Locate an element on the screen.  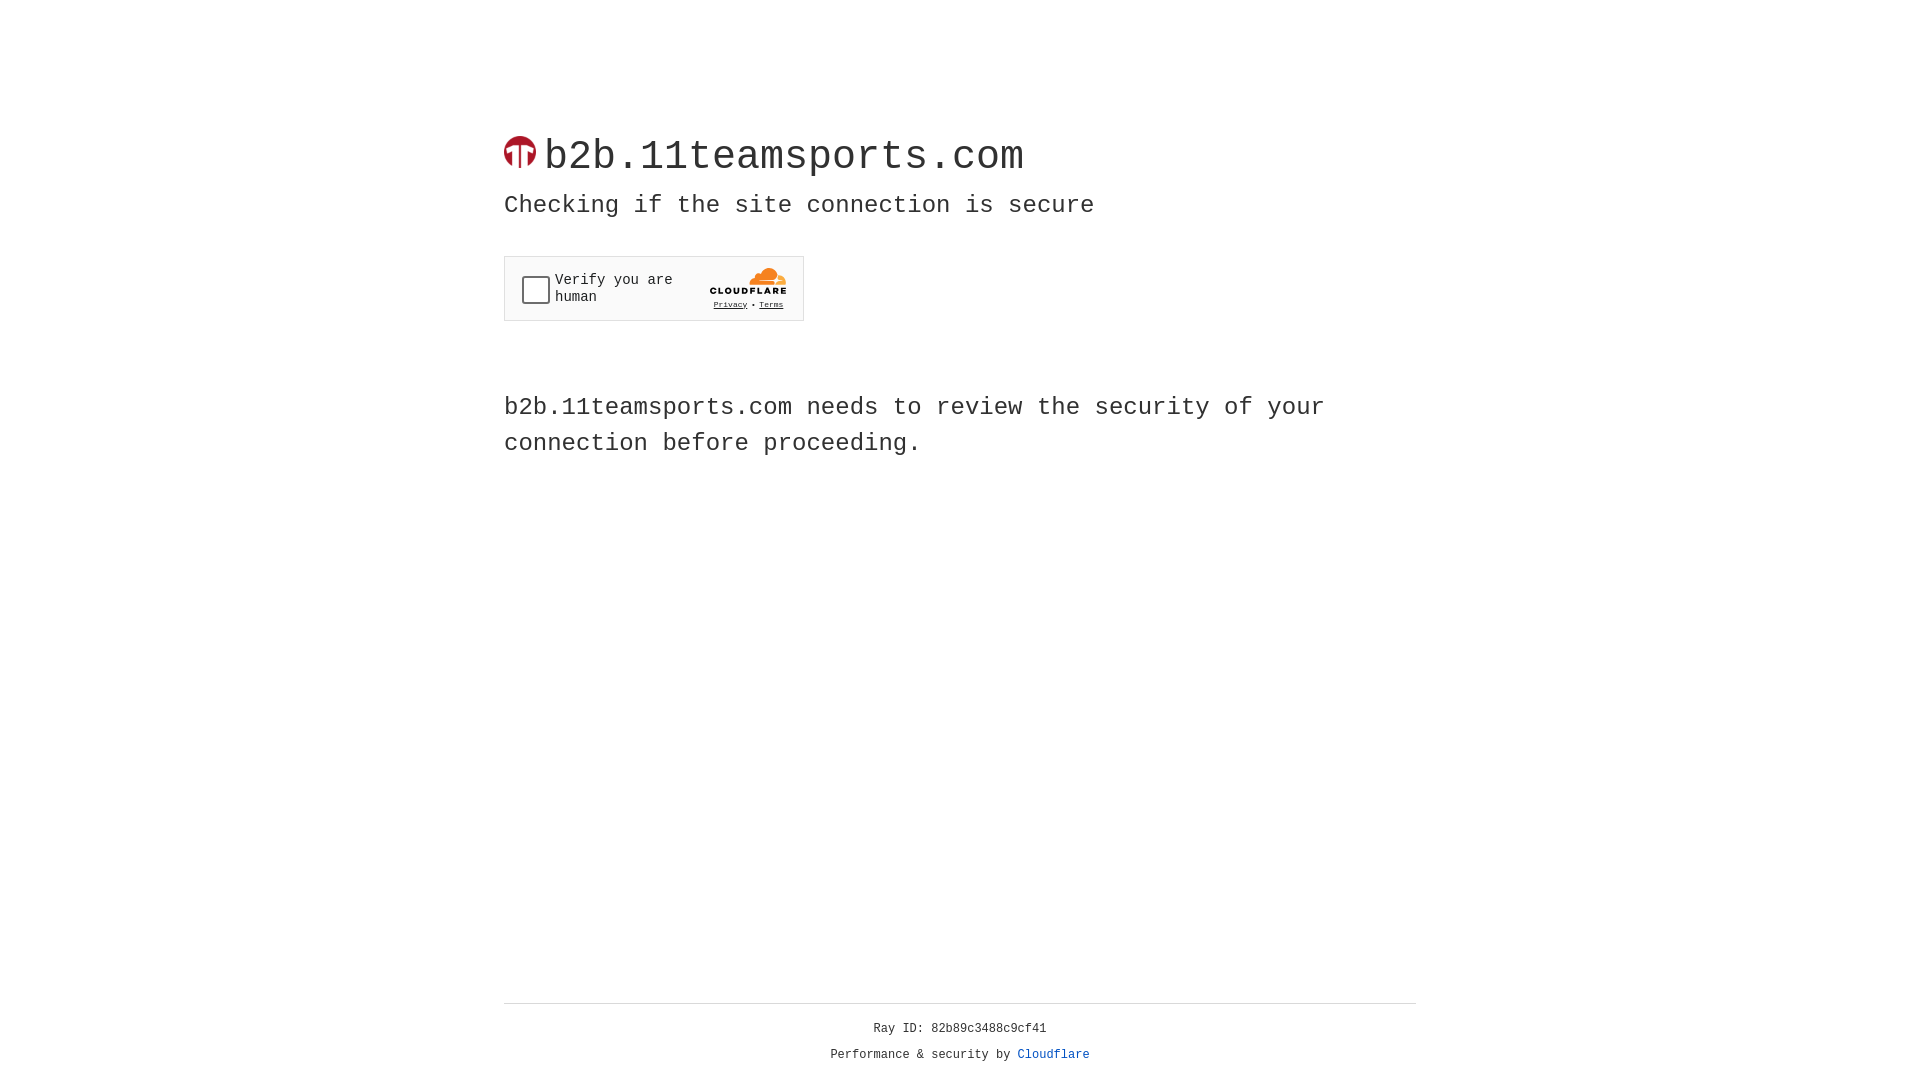
'Cloudflare' is located at coordinates (1053, 1054).